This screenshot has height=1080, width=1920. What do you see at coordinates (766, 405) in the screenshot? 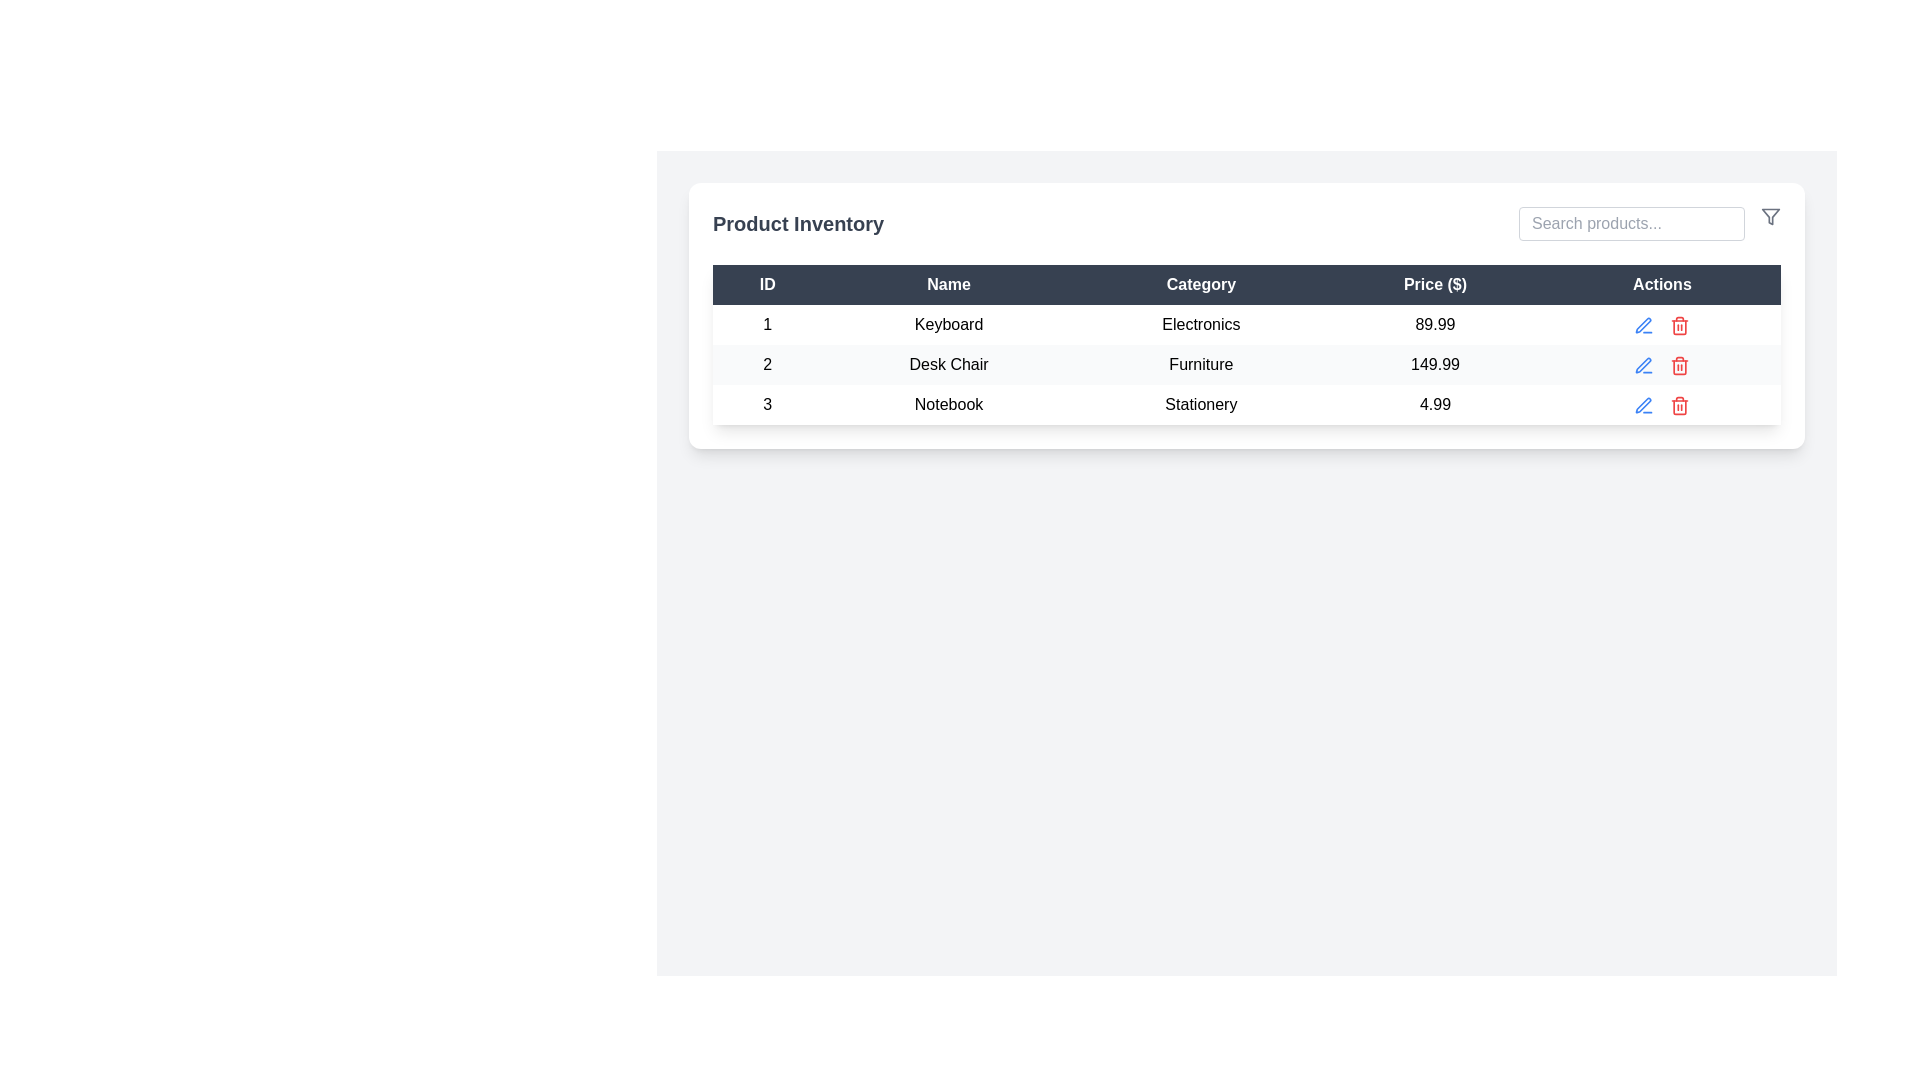
I see `the Text Label that identifies the product 'Notebook' in the 'ID' column of the 'Product Inventory' table for reading` at bounding box center [766, 405].